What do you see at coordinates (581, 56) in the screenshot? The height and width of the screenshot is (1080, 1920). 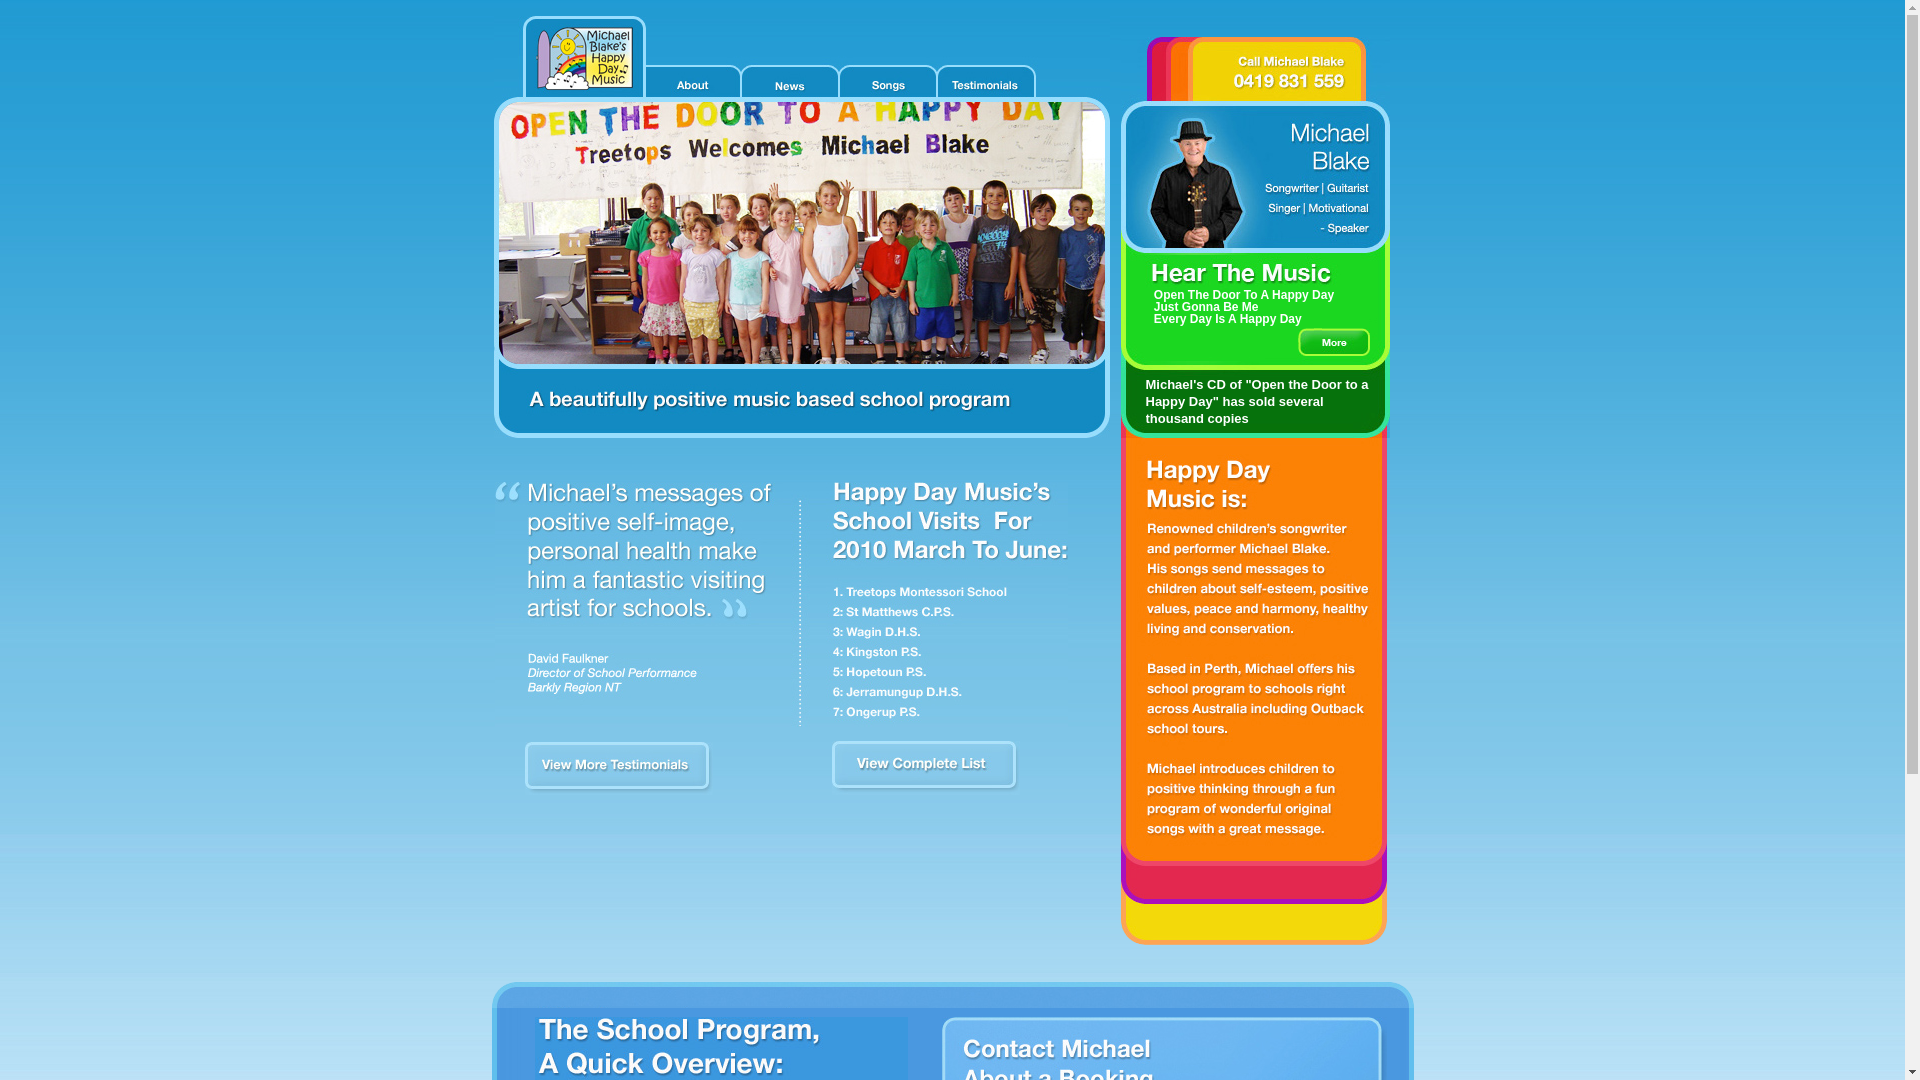 I see `'Home'` at bounding box center [581, 56].